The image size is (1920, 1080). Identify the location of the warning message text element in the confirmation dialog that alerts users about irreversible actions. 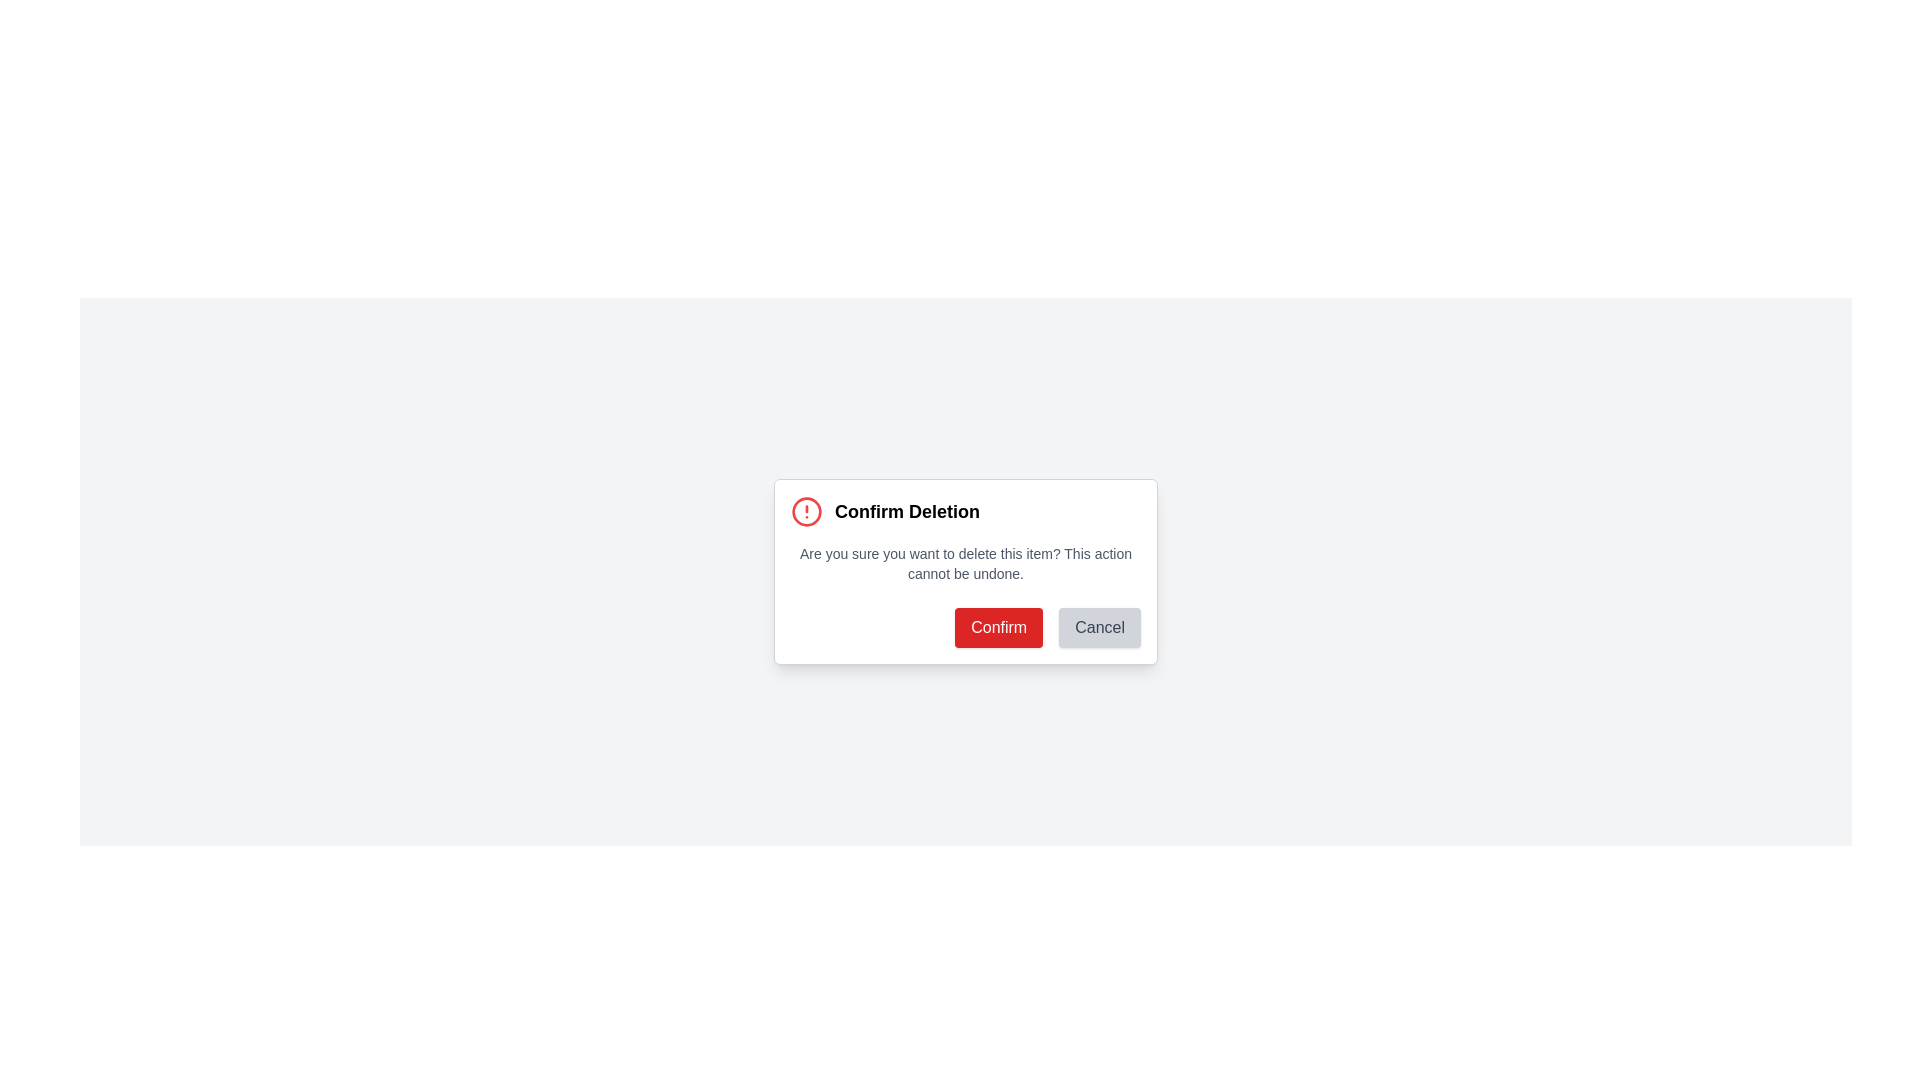
(965, 563).